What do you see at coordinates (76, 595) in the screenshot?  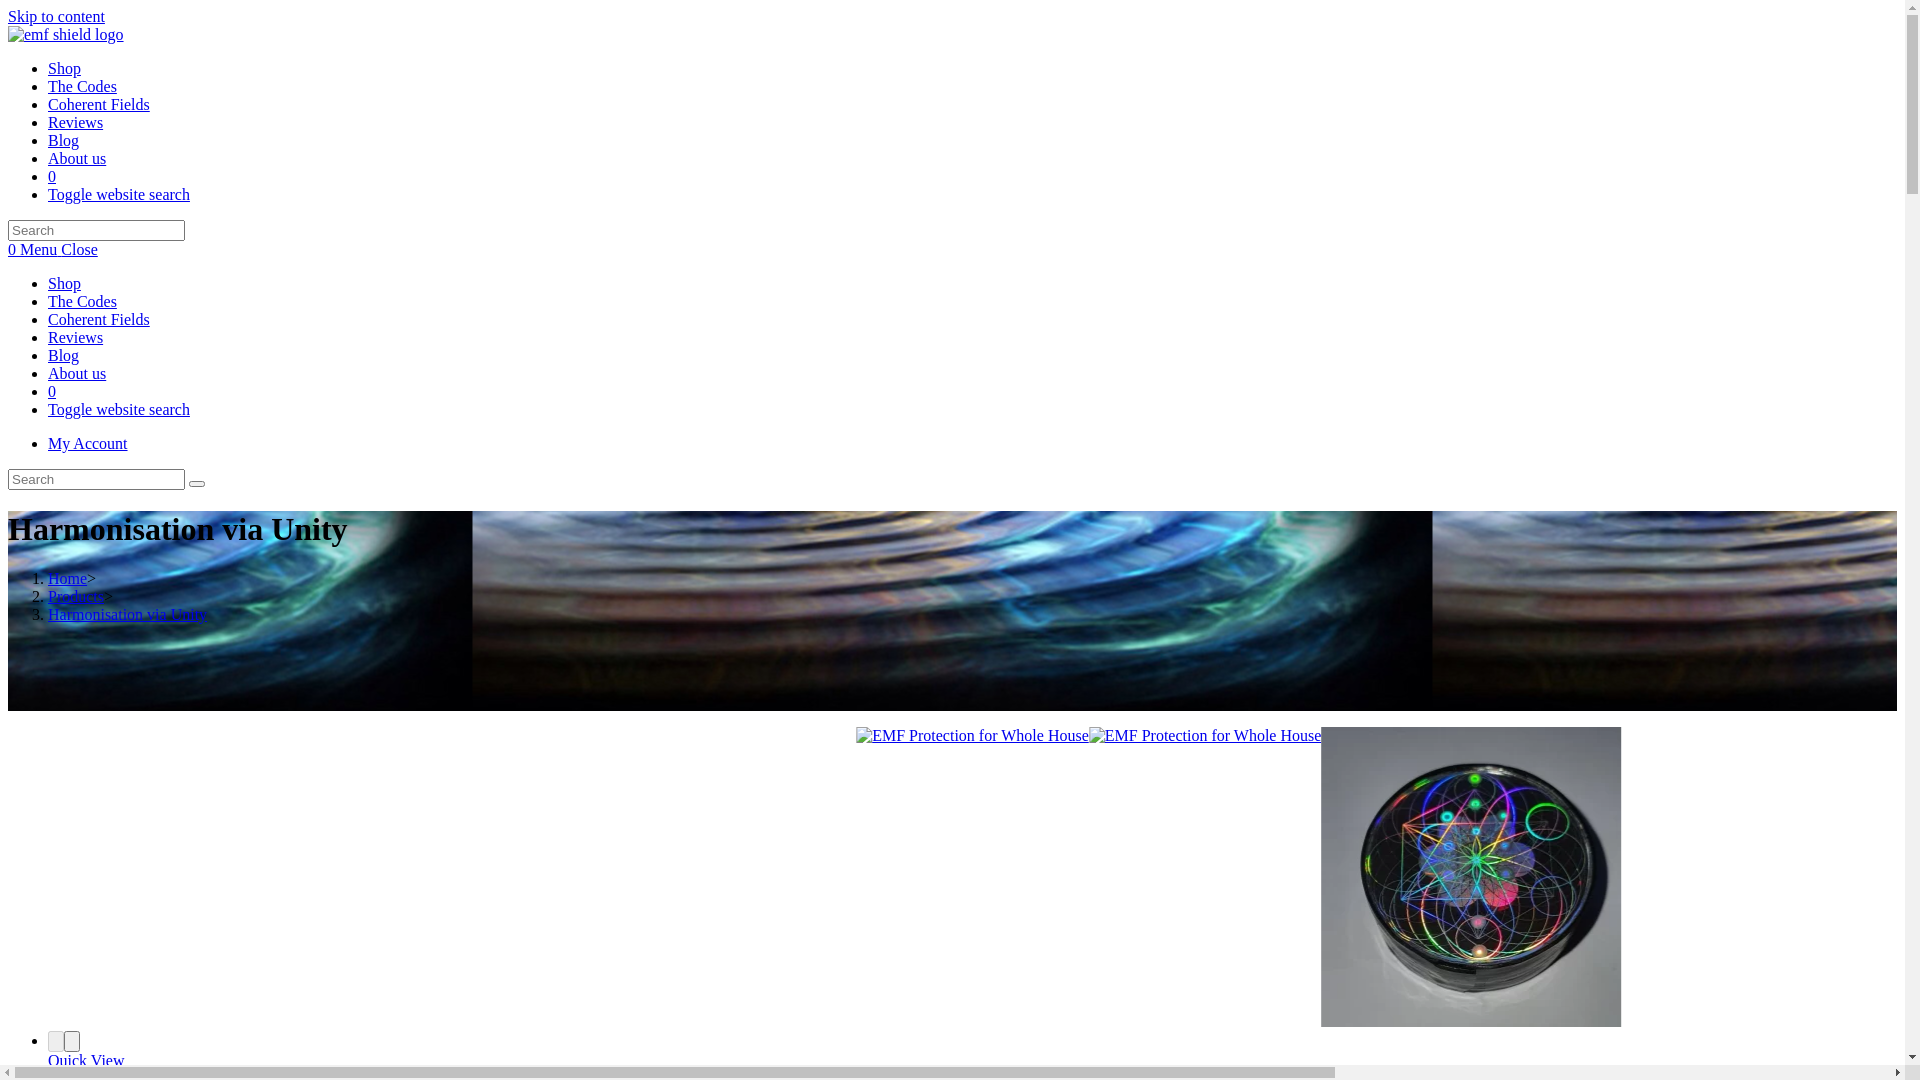 I see `'Products'` at bounding box center [76, 595].